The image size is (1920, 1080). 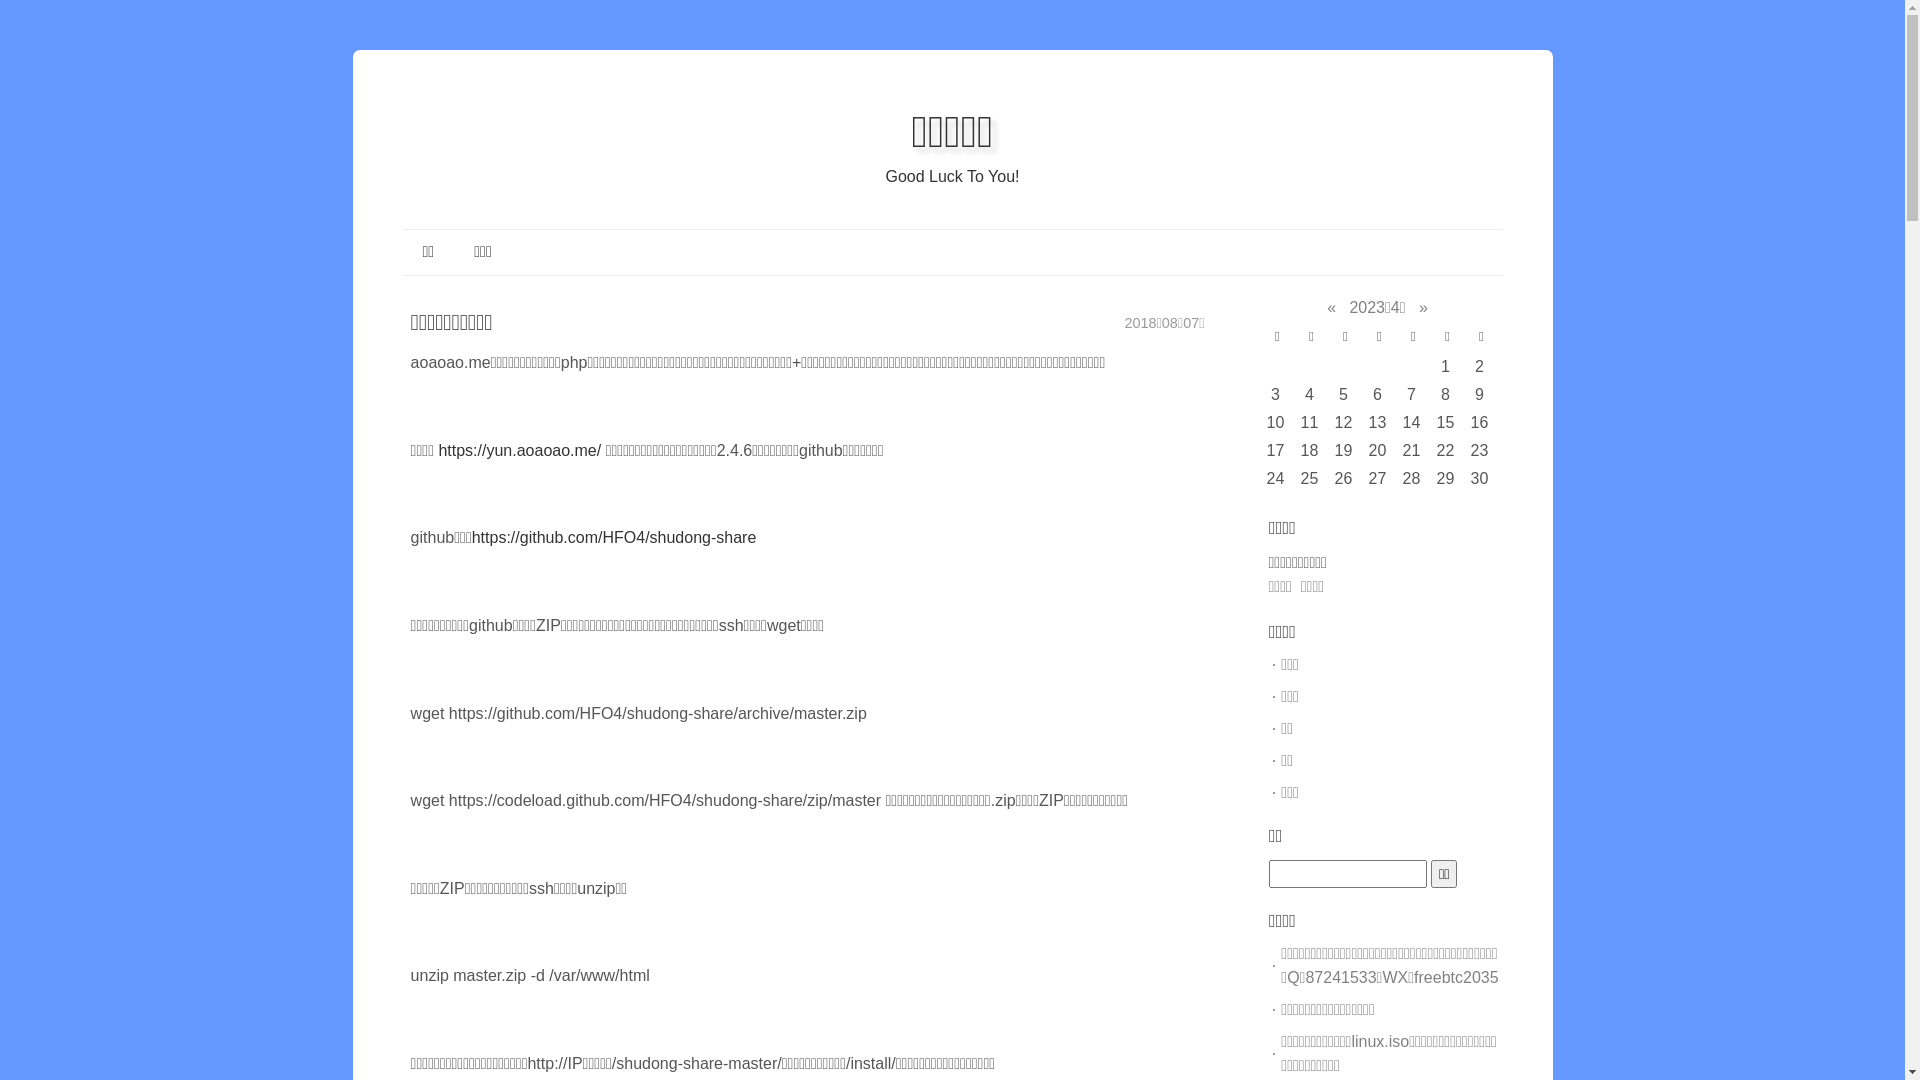 I want to click on 'https://github.com/HFO4/shudong-share', so click(x=613, y=536).